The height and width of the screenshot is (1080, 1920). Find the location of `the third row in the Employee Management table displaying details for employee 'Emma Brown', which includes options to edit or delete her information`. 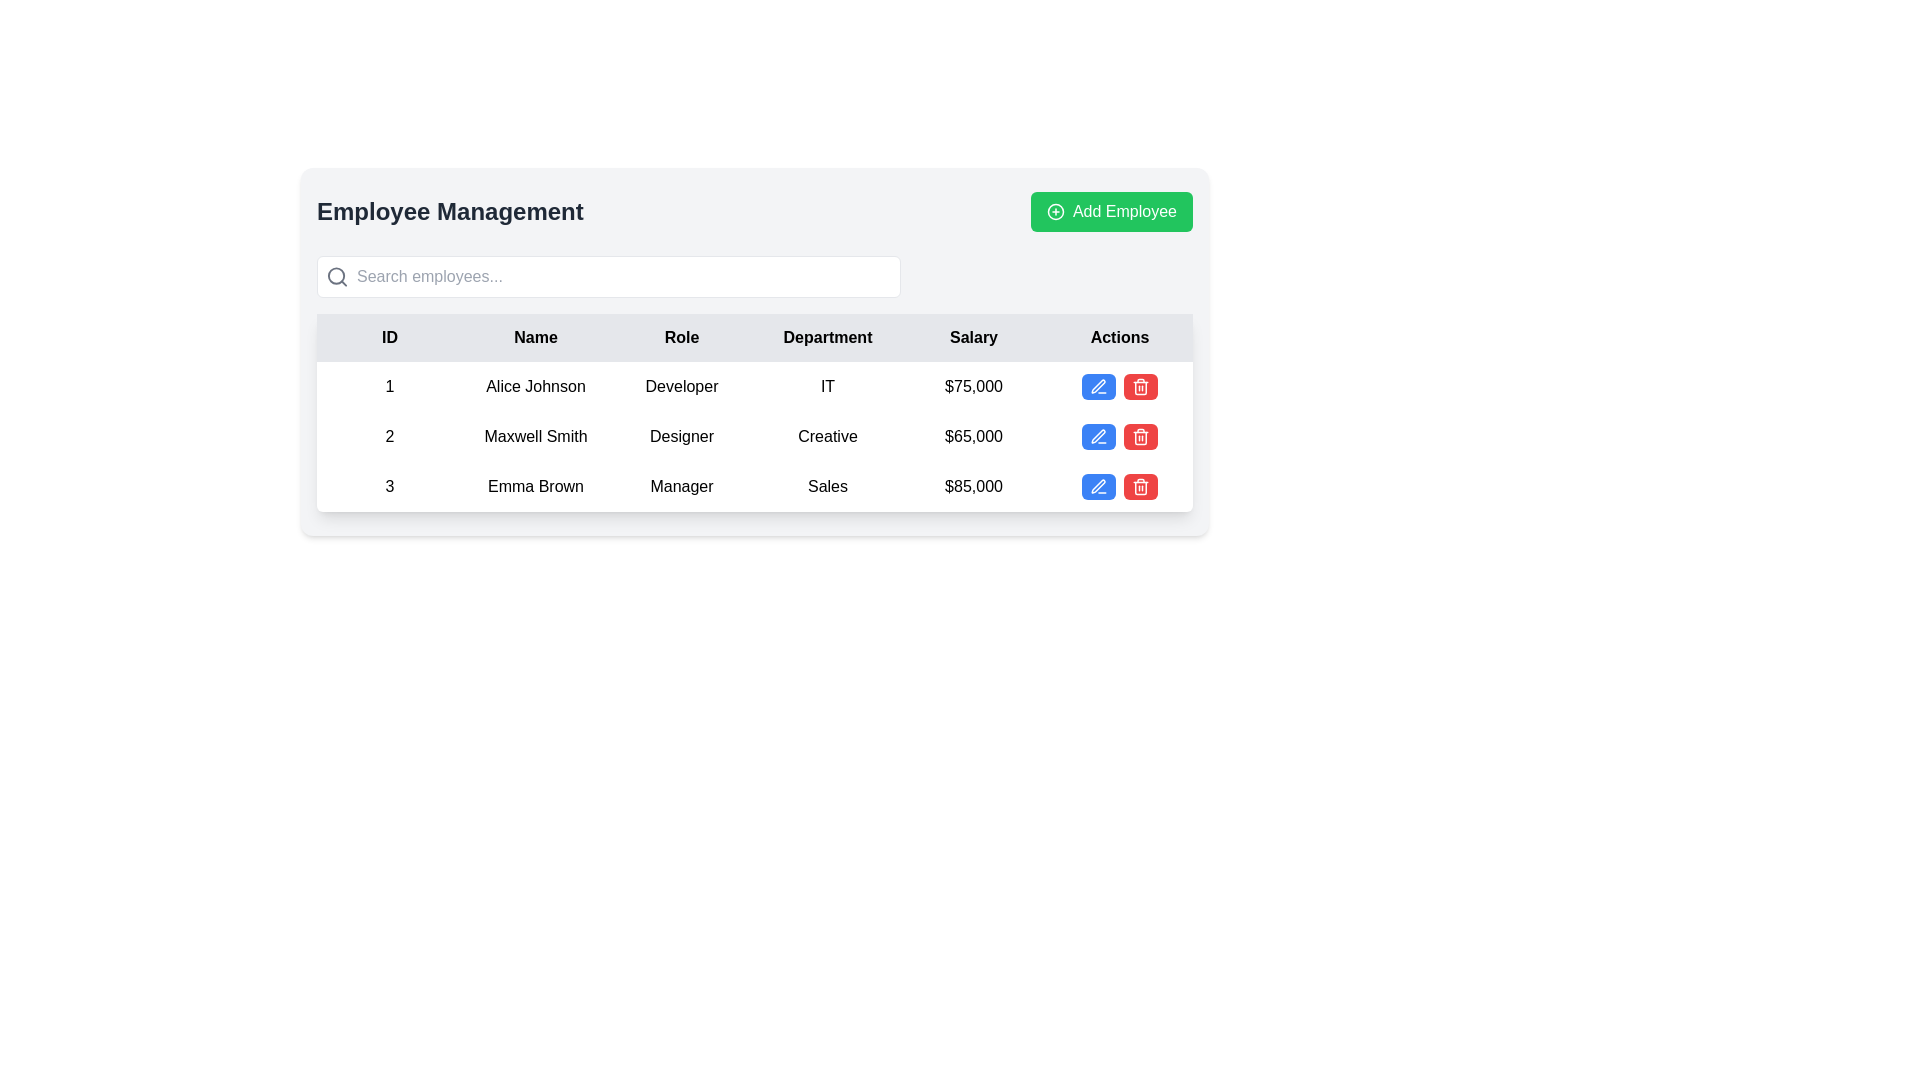

the third row in the Employee Management table displaying details for employee 'Emma Brown', which includes options to edit or delete her information is located at coordinates (753, 486).